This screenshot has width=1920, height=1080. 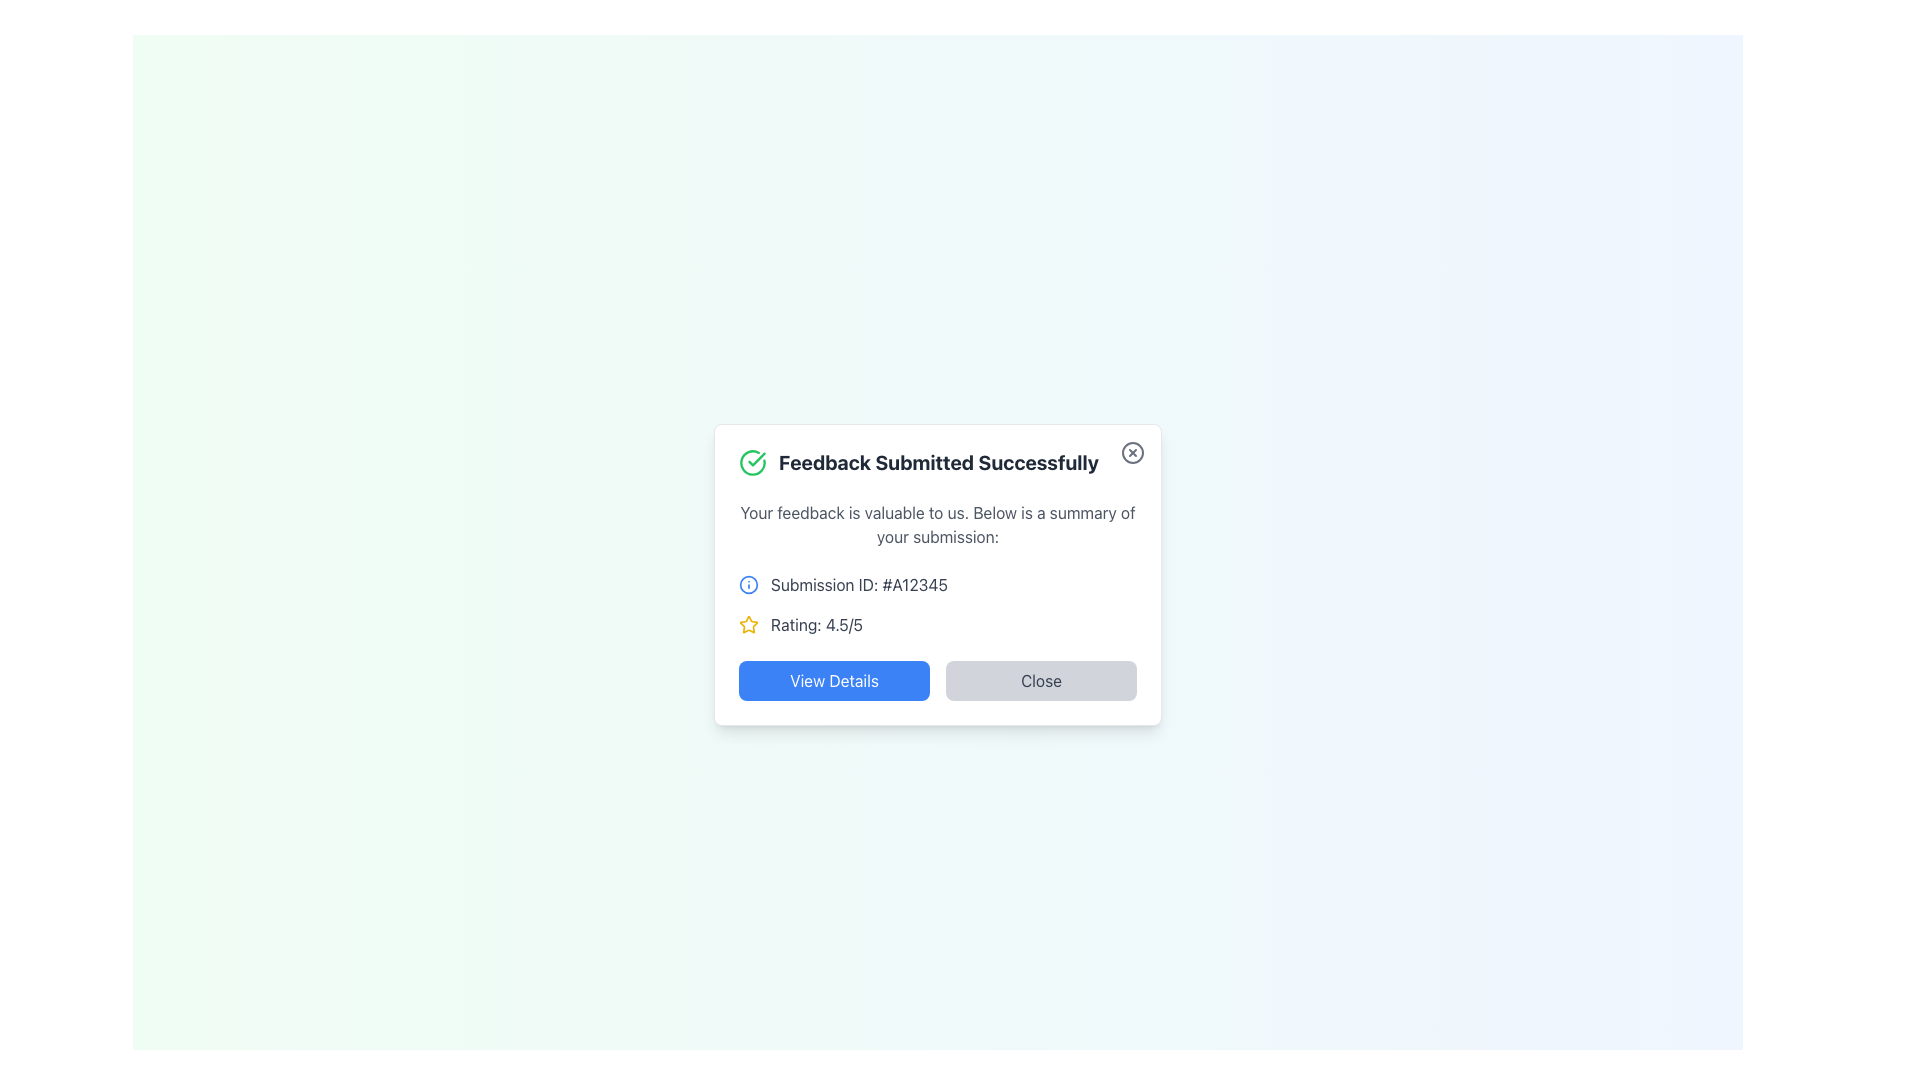 What do you see at coordinates (752, 462) in the screenshot?
I see `the green circular icon's outer circle located in the top-left corner of the notification card preceding the text 'Feedback Submitted Successfully'` at bounding box center [752, 462].